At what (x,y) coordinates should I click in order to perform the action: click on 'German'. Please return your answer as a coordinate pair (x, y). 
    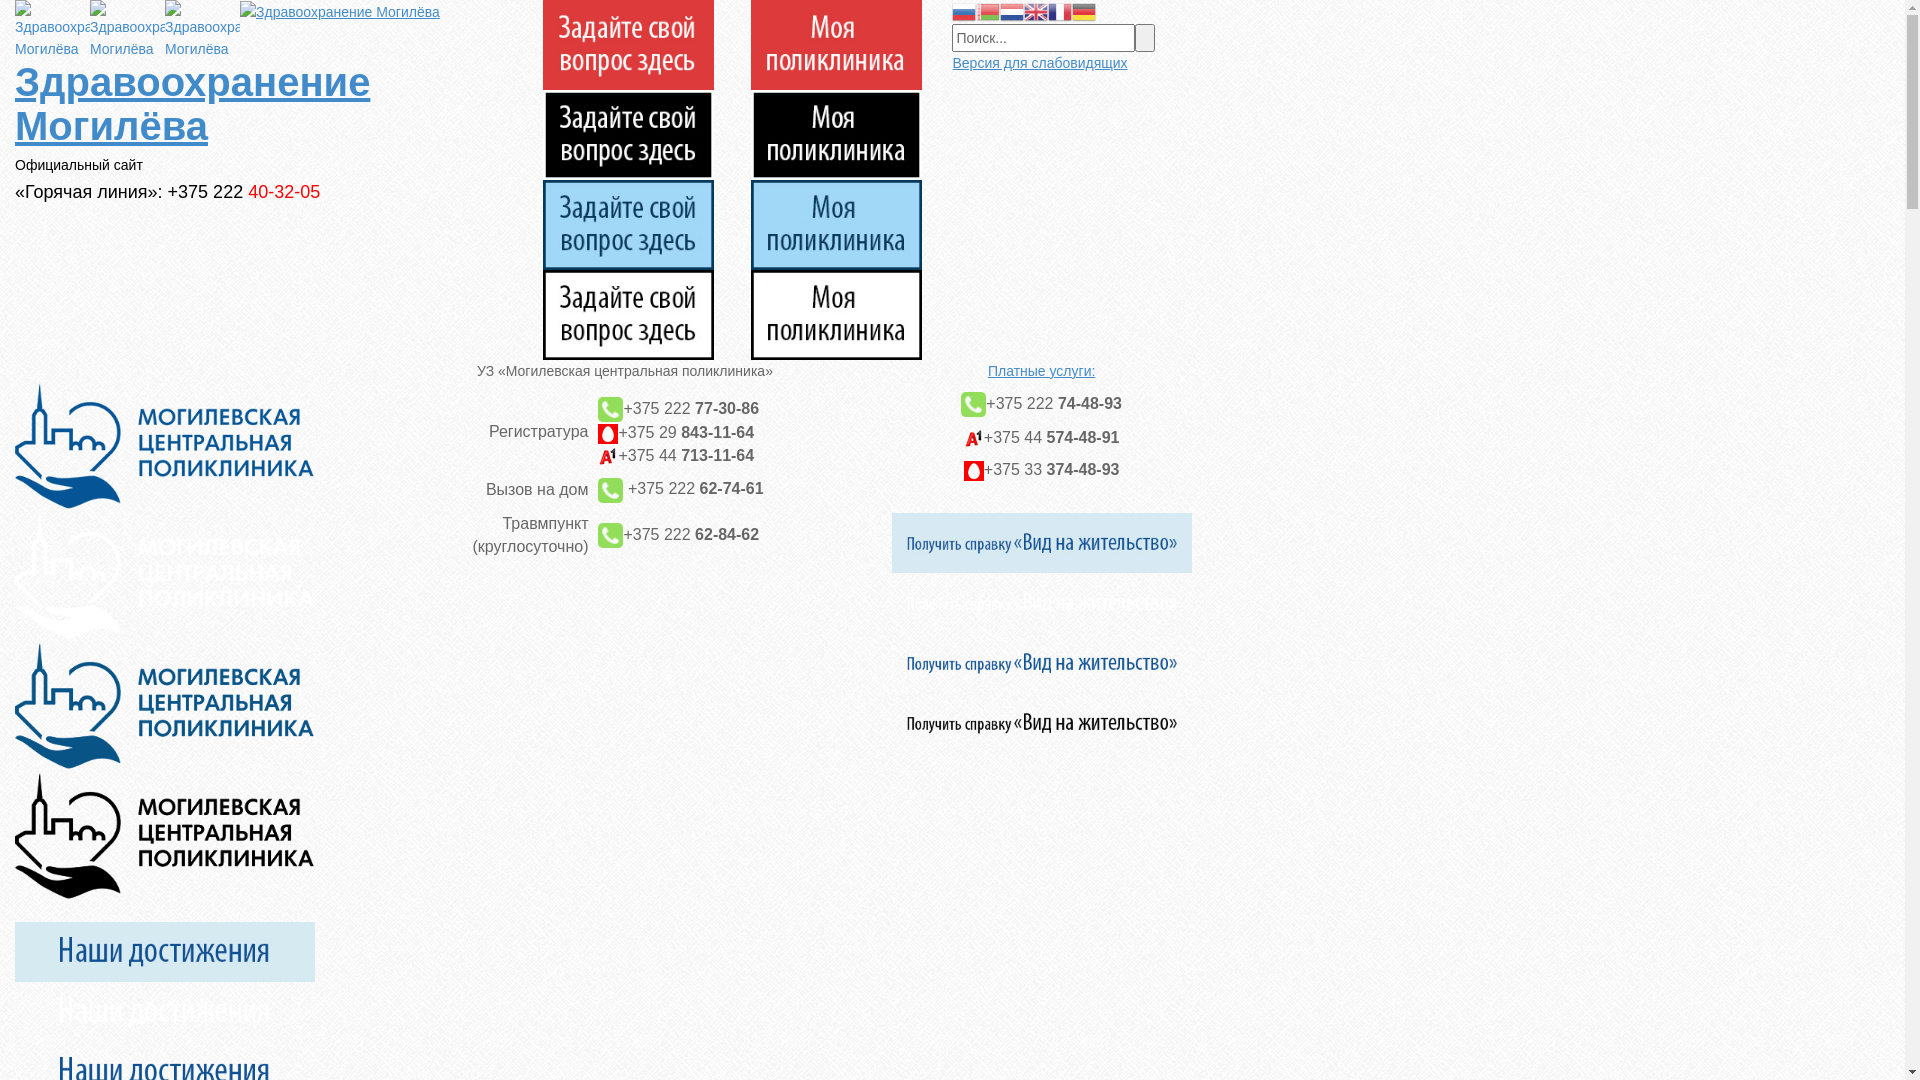
    Looking at the image, I should click on (1083, 11).